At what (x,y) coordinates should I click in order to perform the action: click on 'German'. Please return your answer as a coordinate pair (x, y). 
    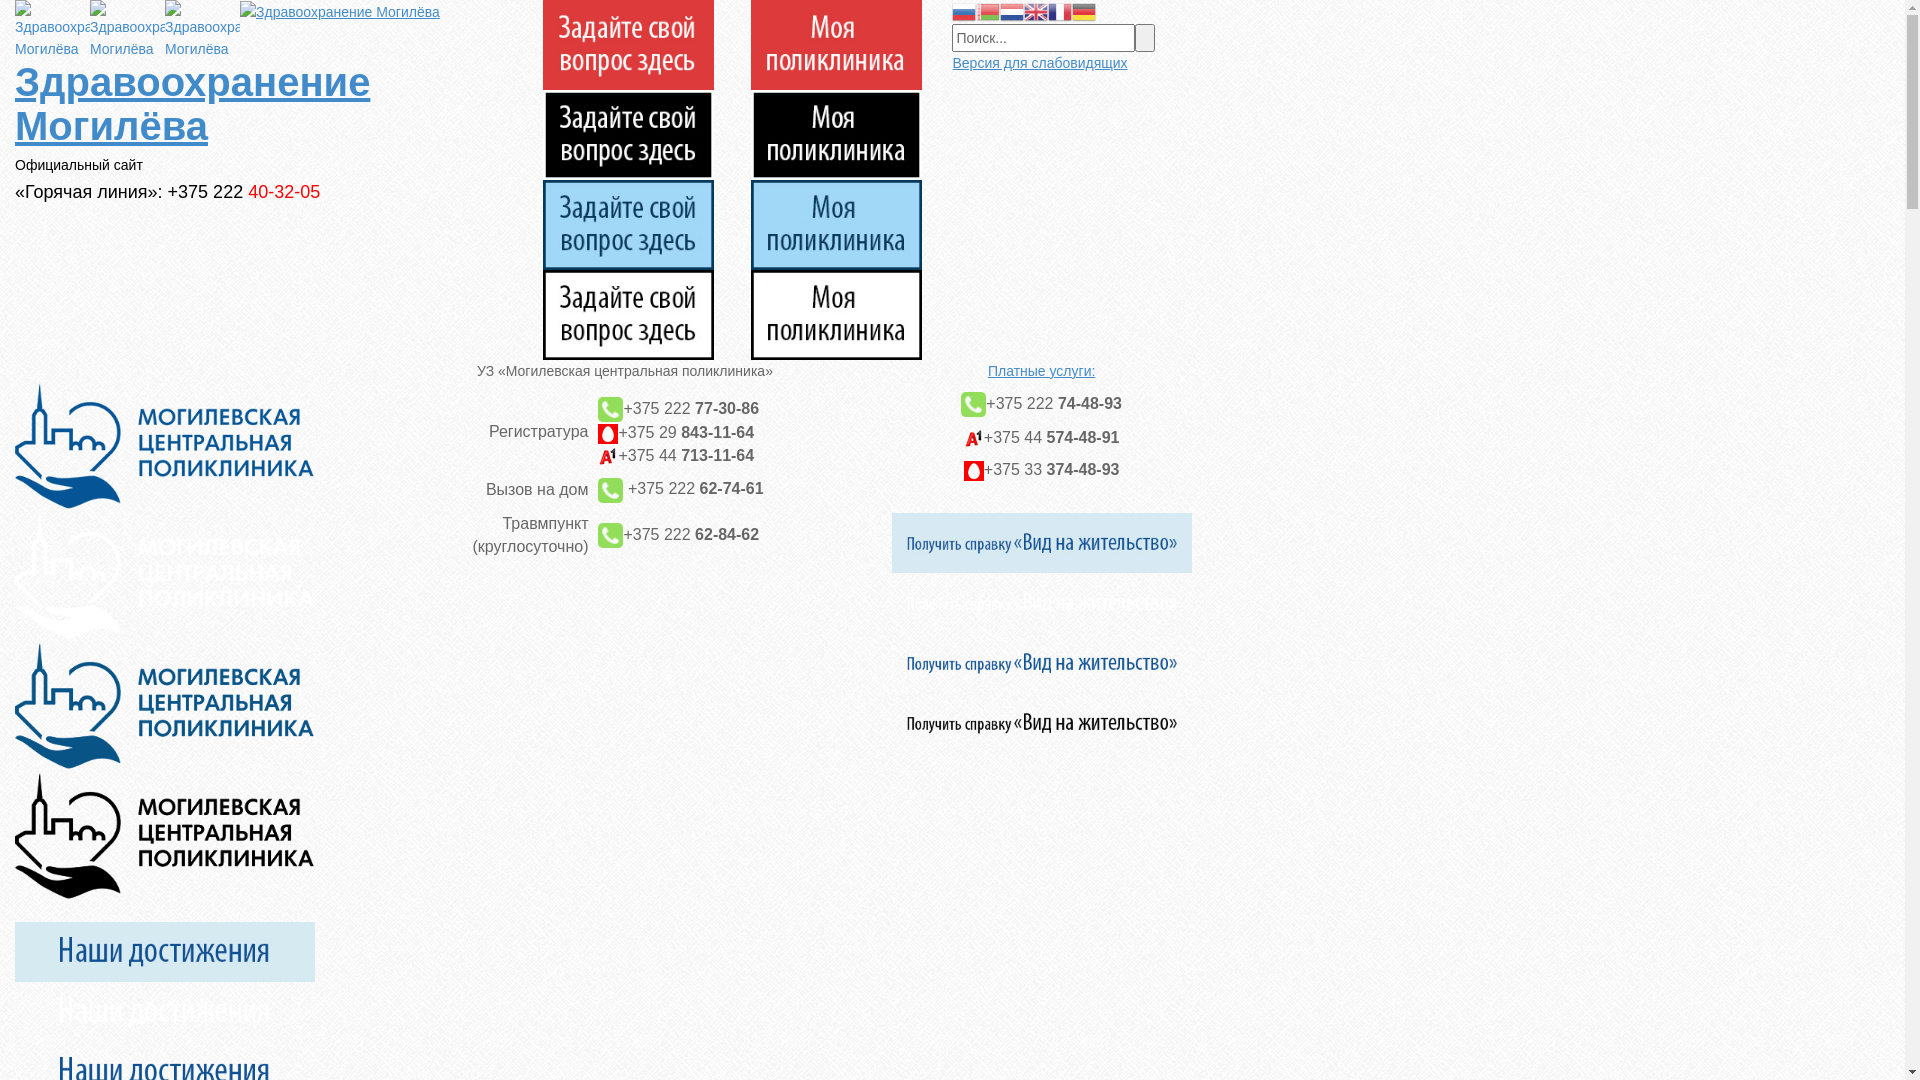
    Looking at the image, I should click on (1083, 11).